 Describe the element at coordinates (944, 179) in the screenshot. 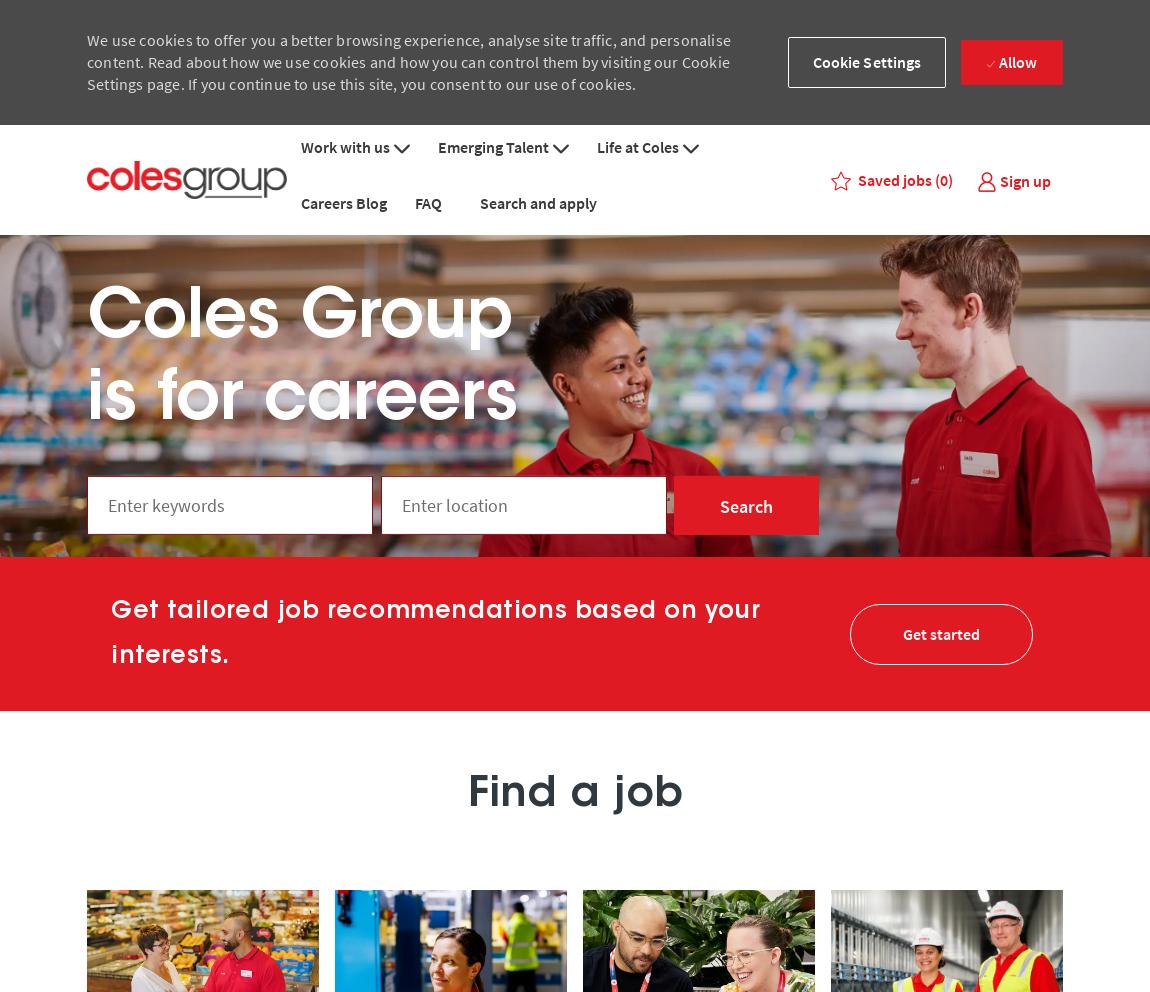

I see `'(0)'` at that location.